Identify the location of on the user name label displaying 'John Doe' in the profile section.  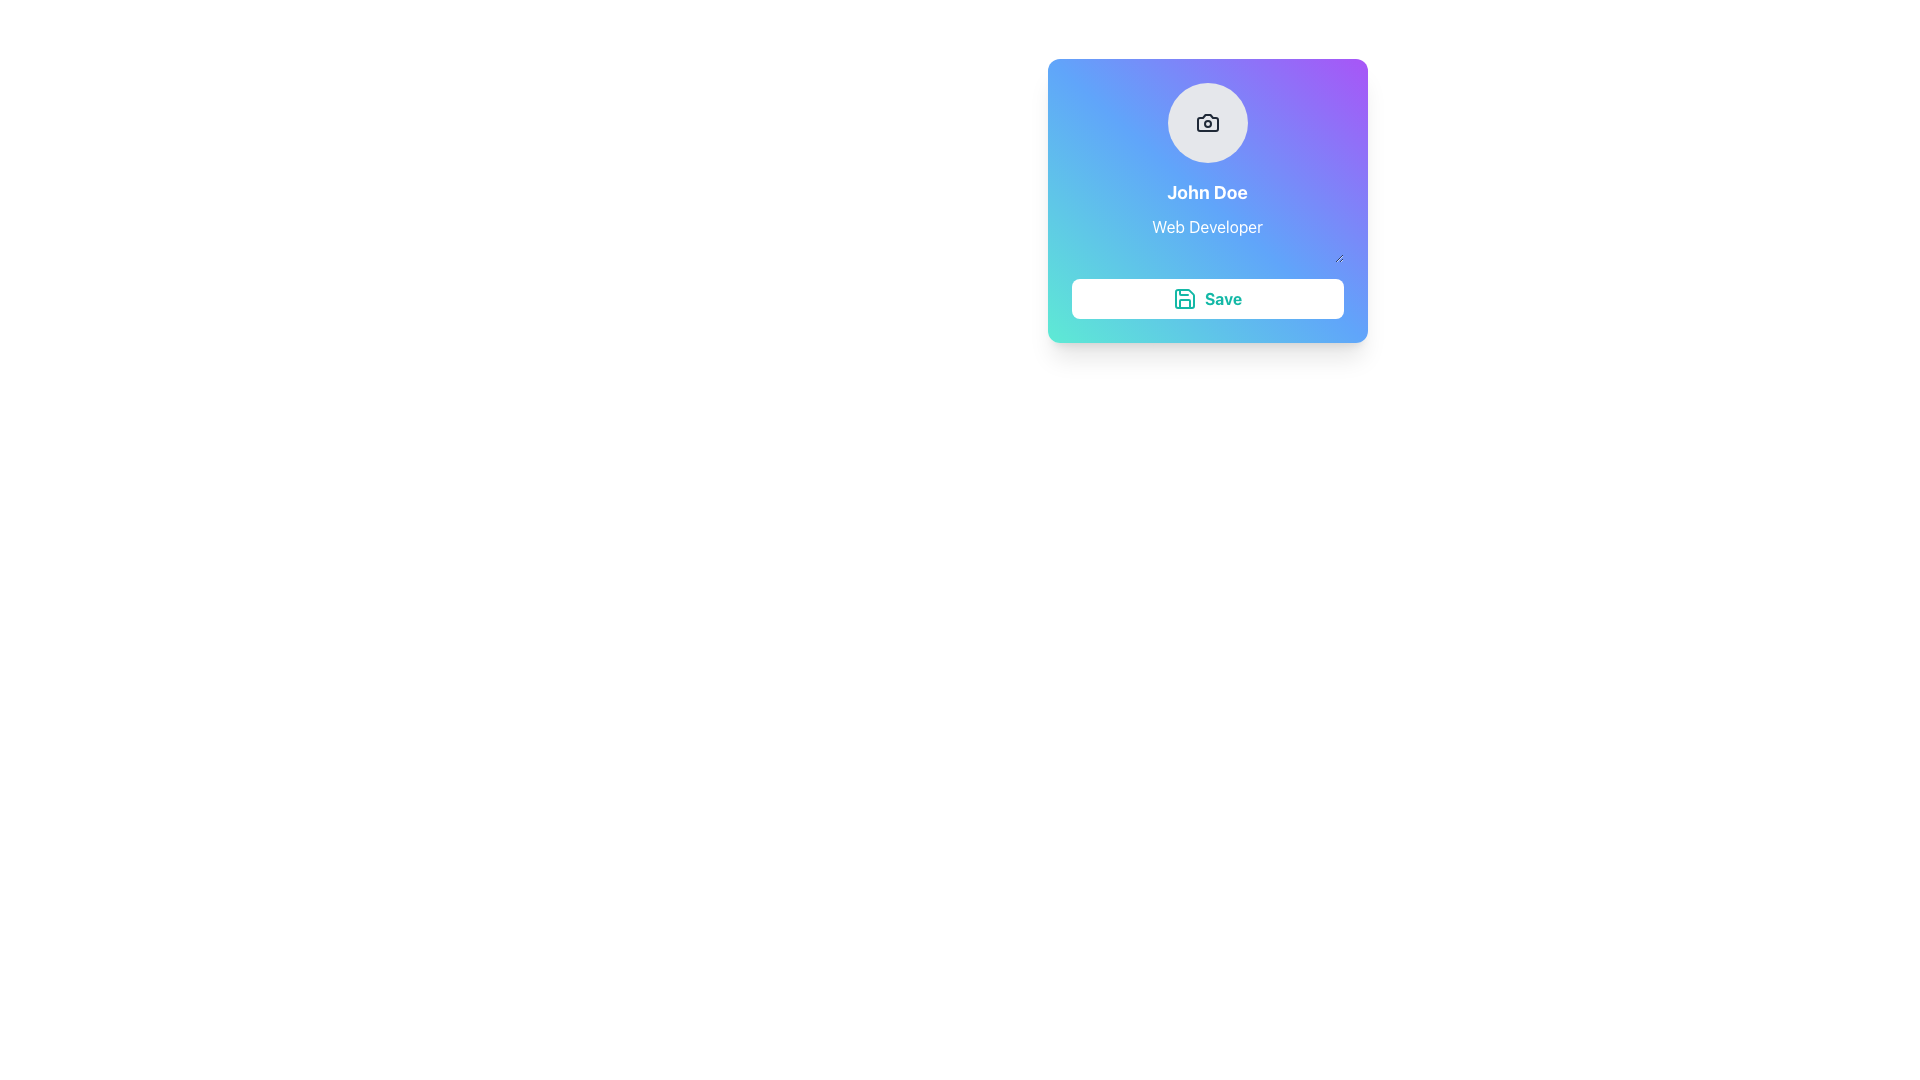
(1206, 192).